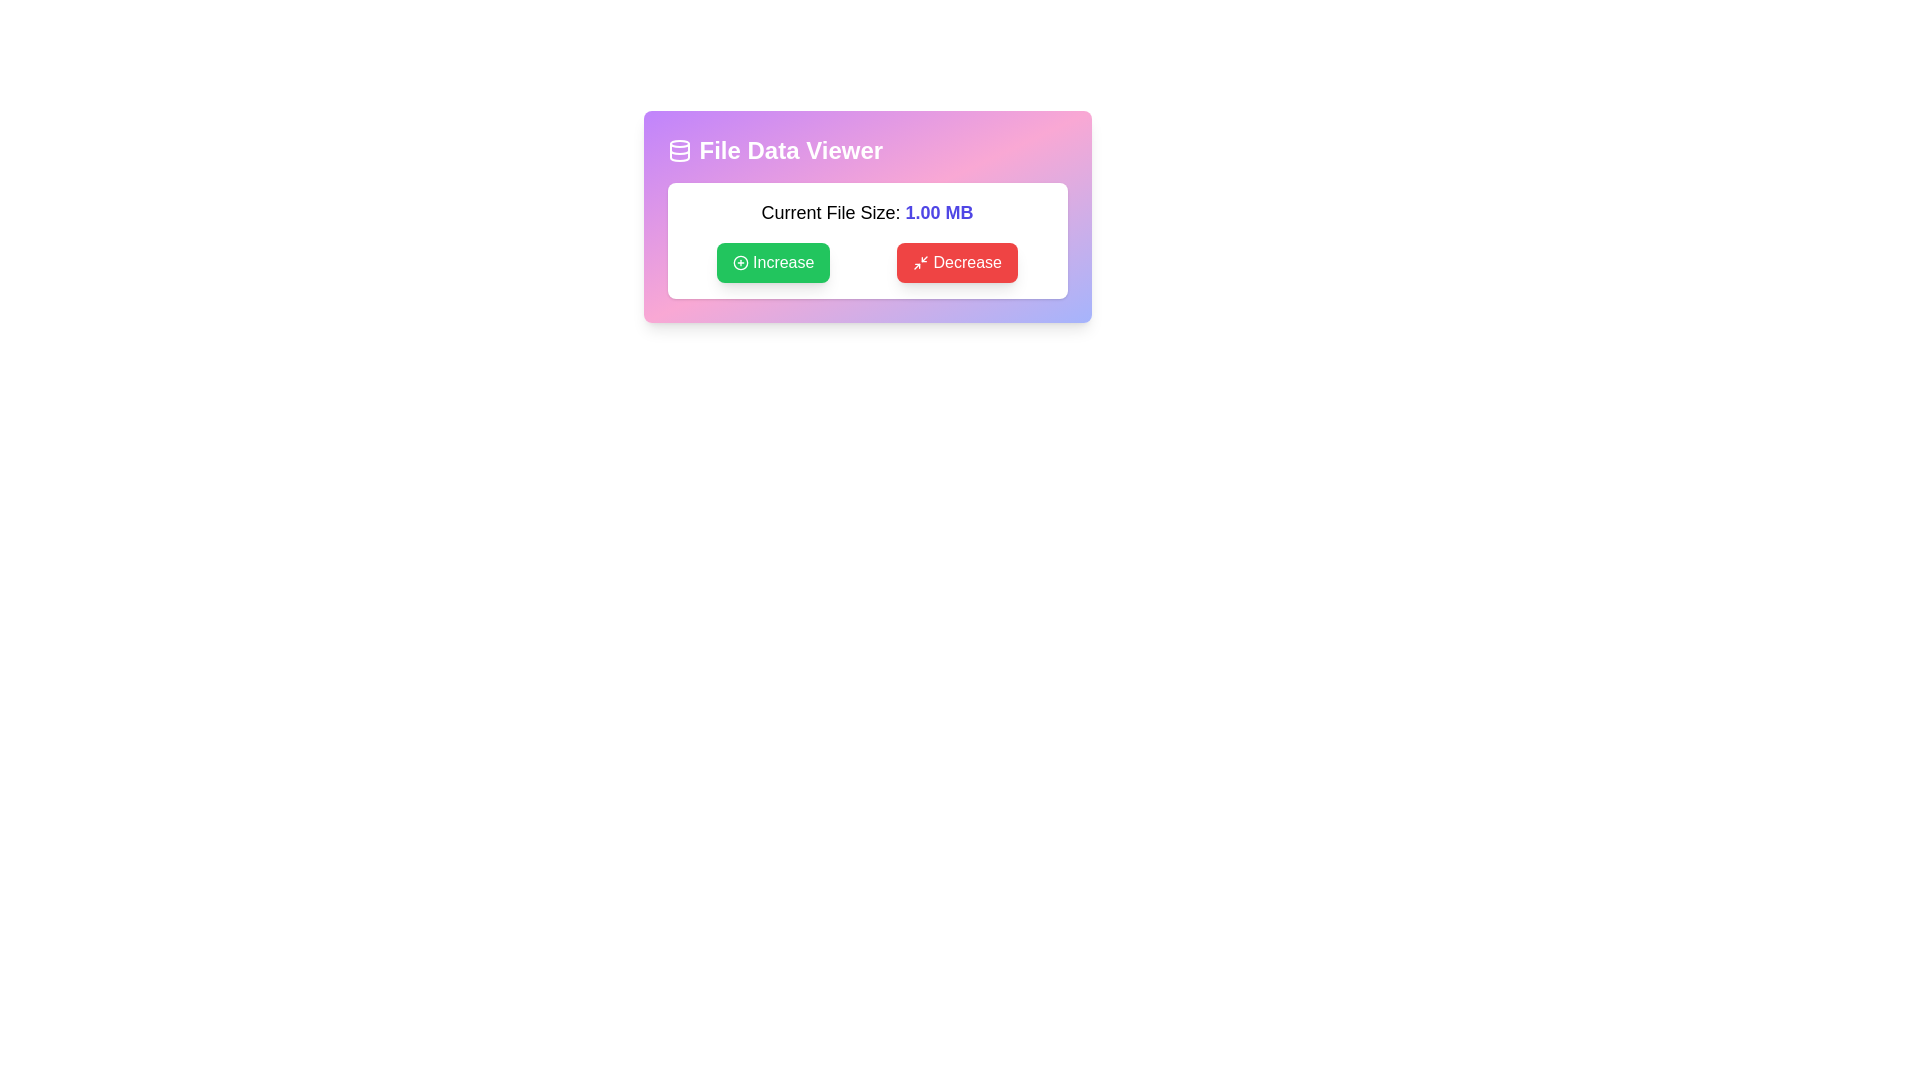 Image resolution: width=1920 pixels, height=1080 pixels. Describe the element at coordinates (740, 261) in the screenshot. I see `the design contribution of the SVG Circle Graphic within the 'Increase' button, which is located on the left side below 'Current File Size: 1.00 MB'` at that location.